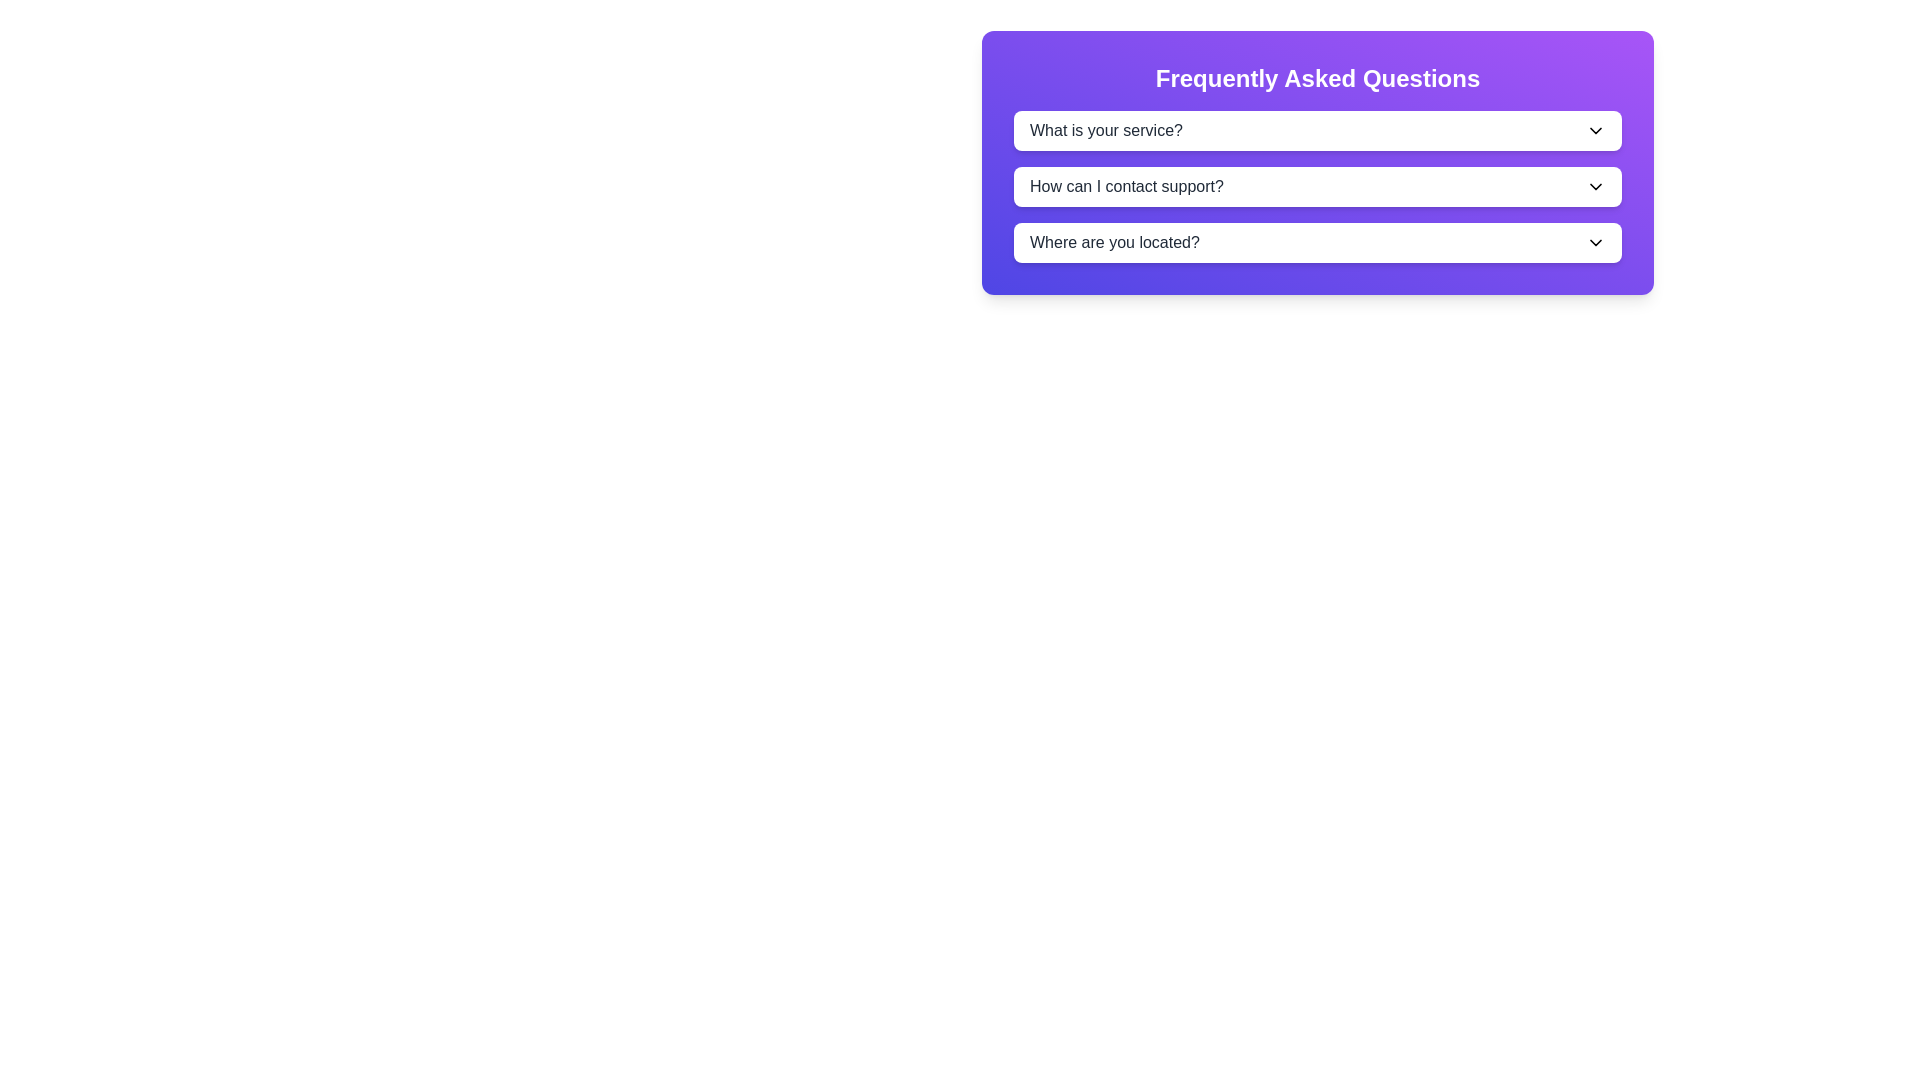  I want to click on the Dropdown icon (chevron) located on the far-right side of the question text 'How can I contact support?', so click(1595, 186).